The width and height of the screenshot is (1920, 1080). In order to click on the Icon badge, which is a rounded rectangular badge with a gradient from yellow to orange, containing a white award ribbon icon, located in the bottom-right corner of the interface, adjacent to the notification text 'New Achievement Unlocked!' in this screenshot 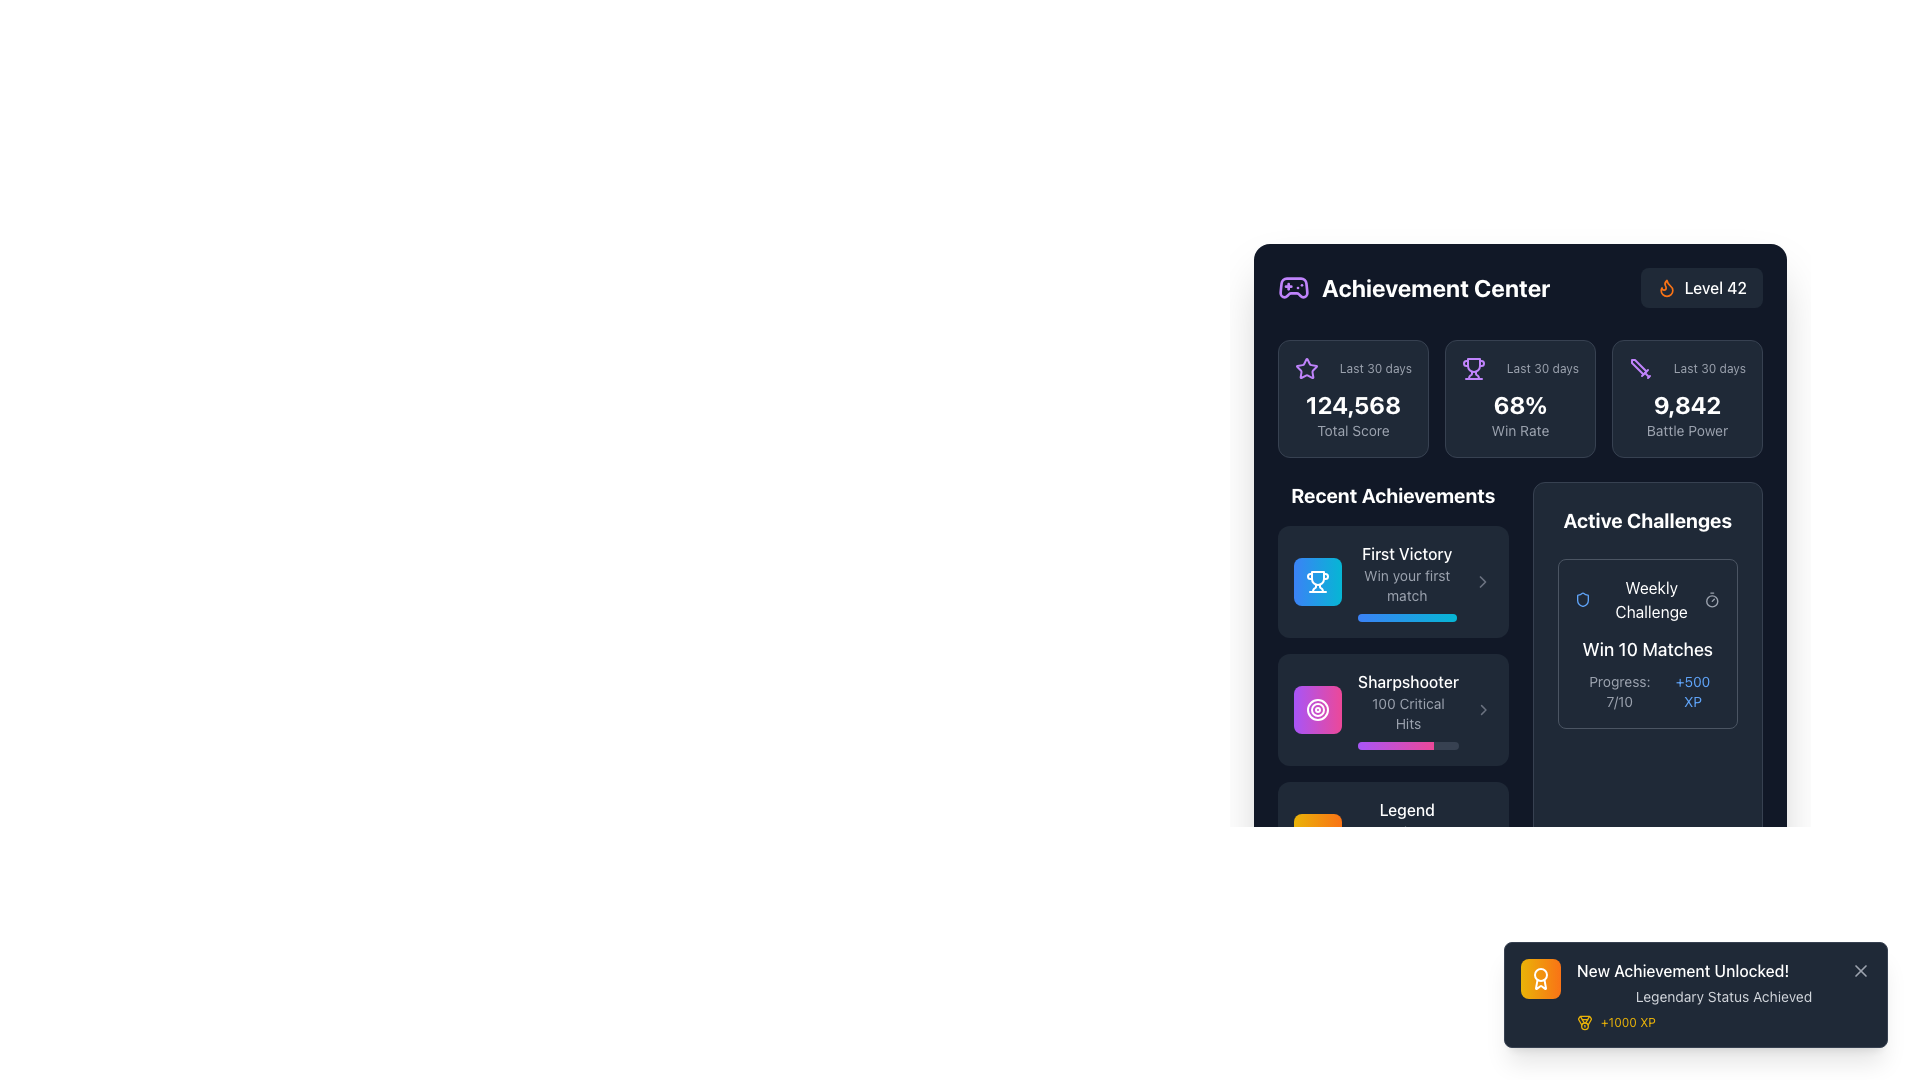, I will do `click(1539, 978)`.